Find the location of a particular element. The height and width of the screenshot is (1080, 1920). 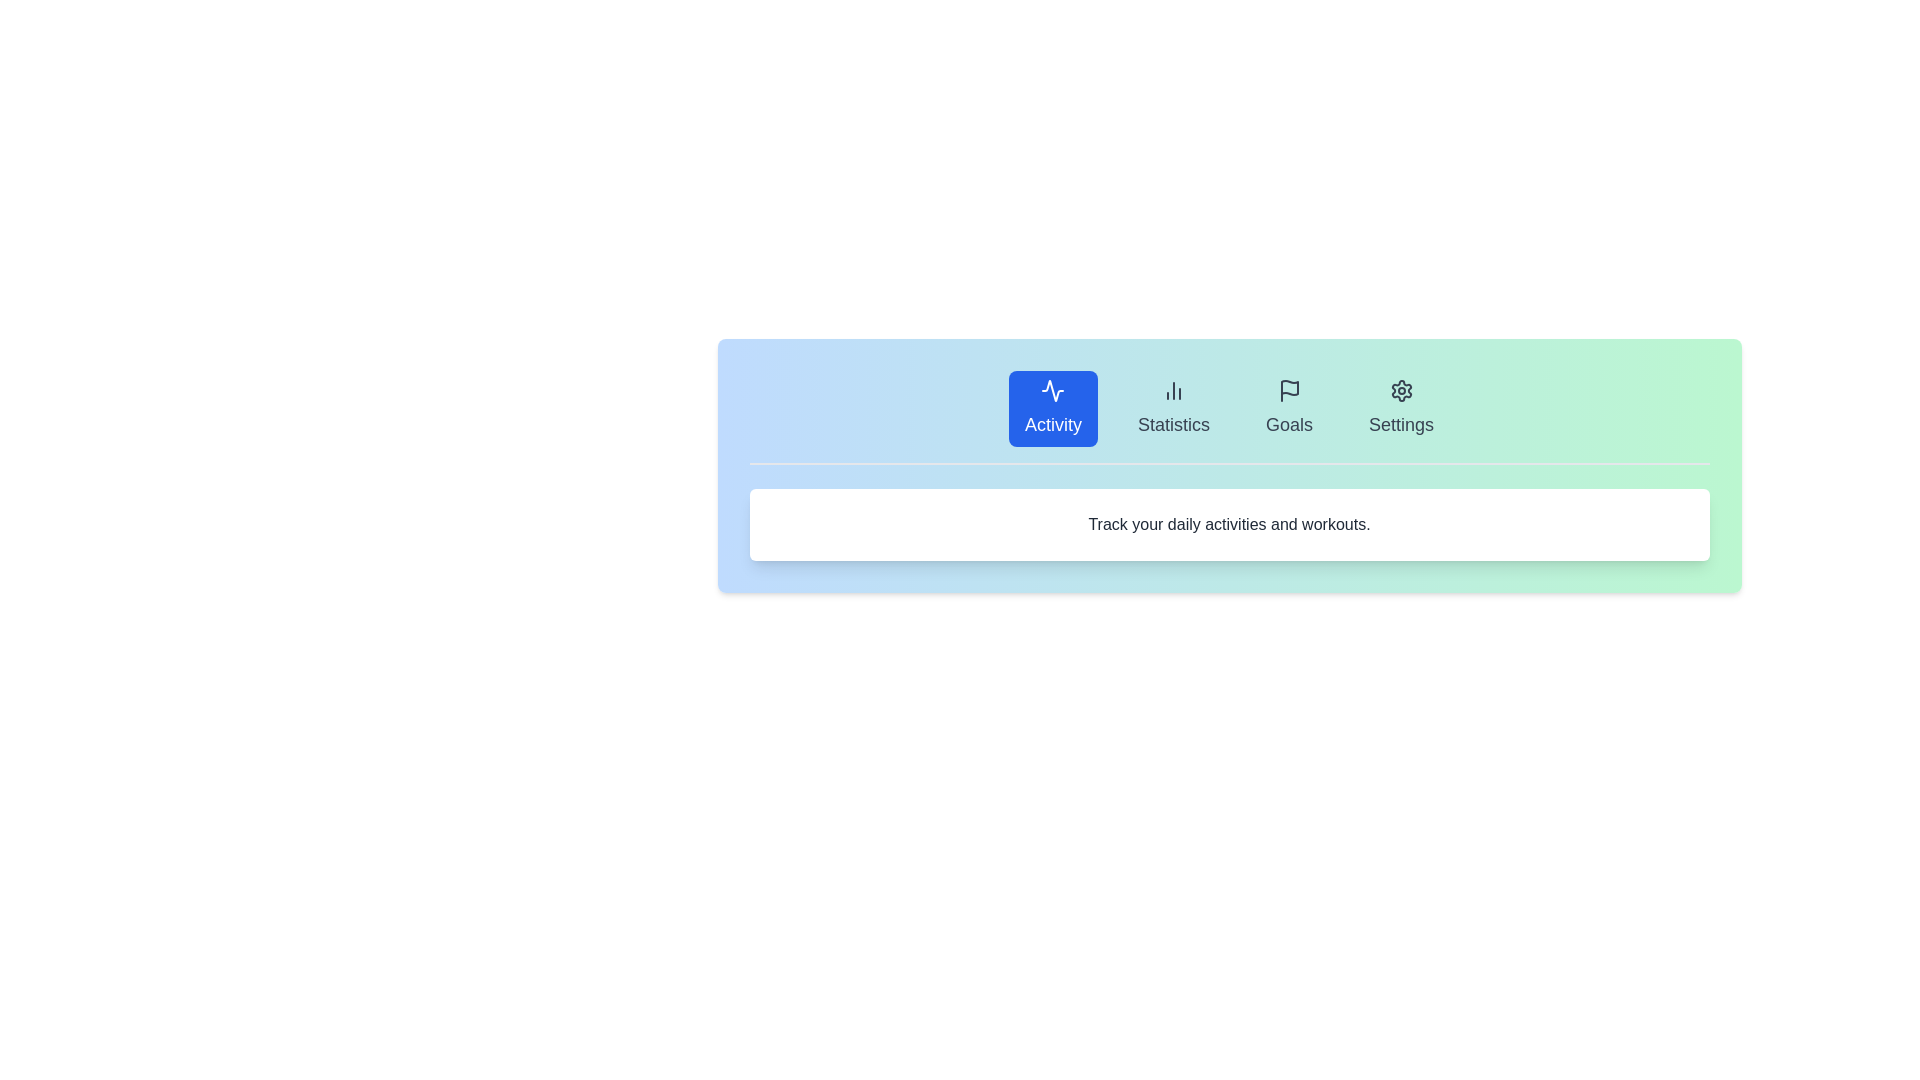

the Settings tab by clicking on it is located at coordinates (1400, 407).